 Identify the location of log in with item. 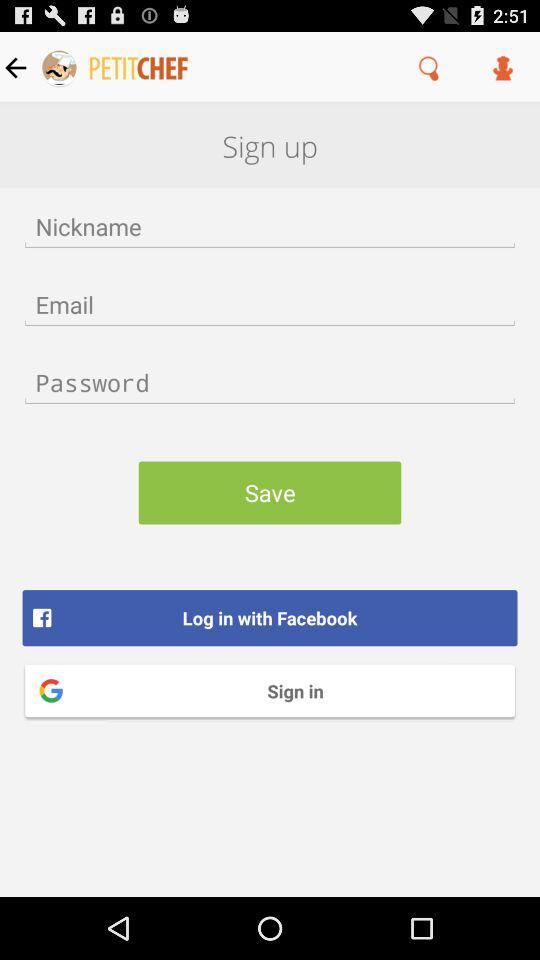
(270, 617).